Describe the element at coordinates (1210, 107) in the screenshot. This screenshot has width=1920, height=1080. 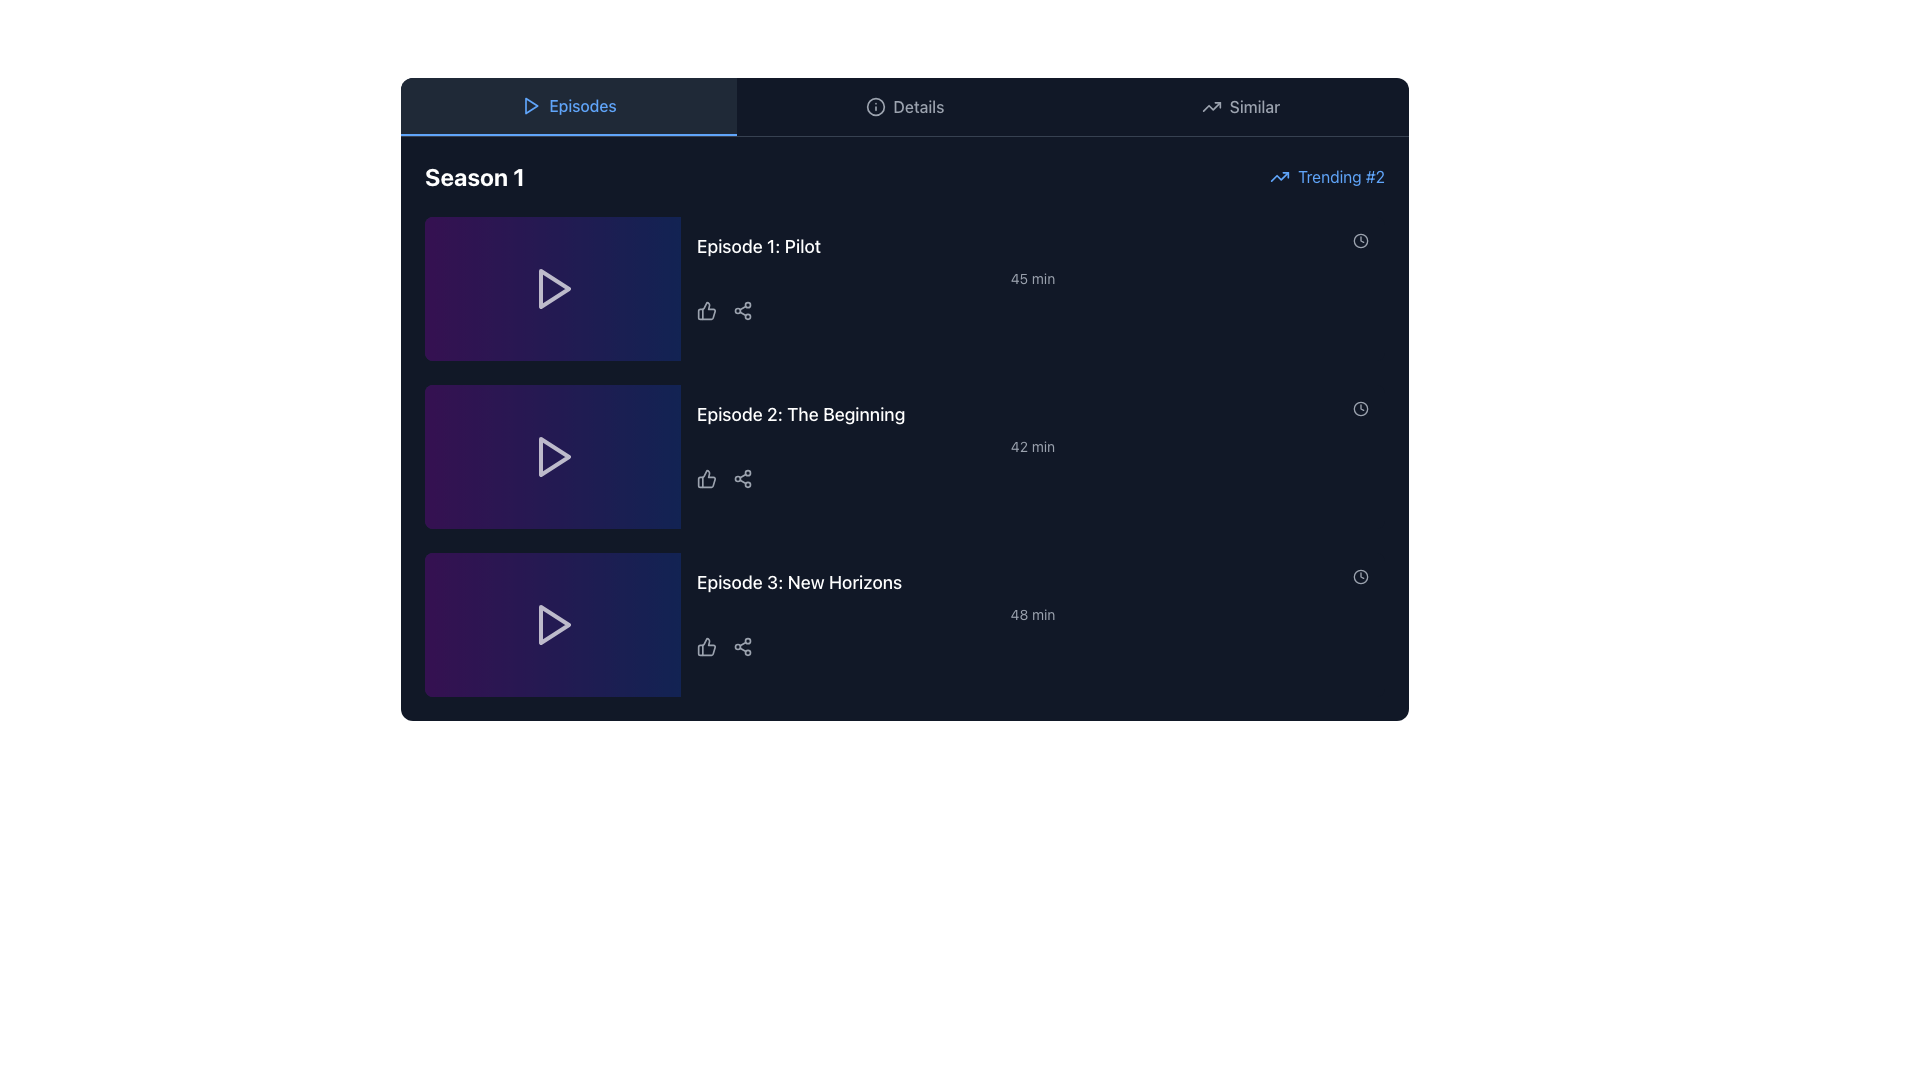
I see `the trending movement icon located in the 'Similar' tab at the rightmost end of the navigation bar` at that location.